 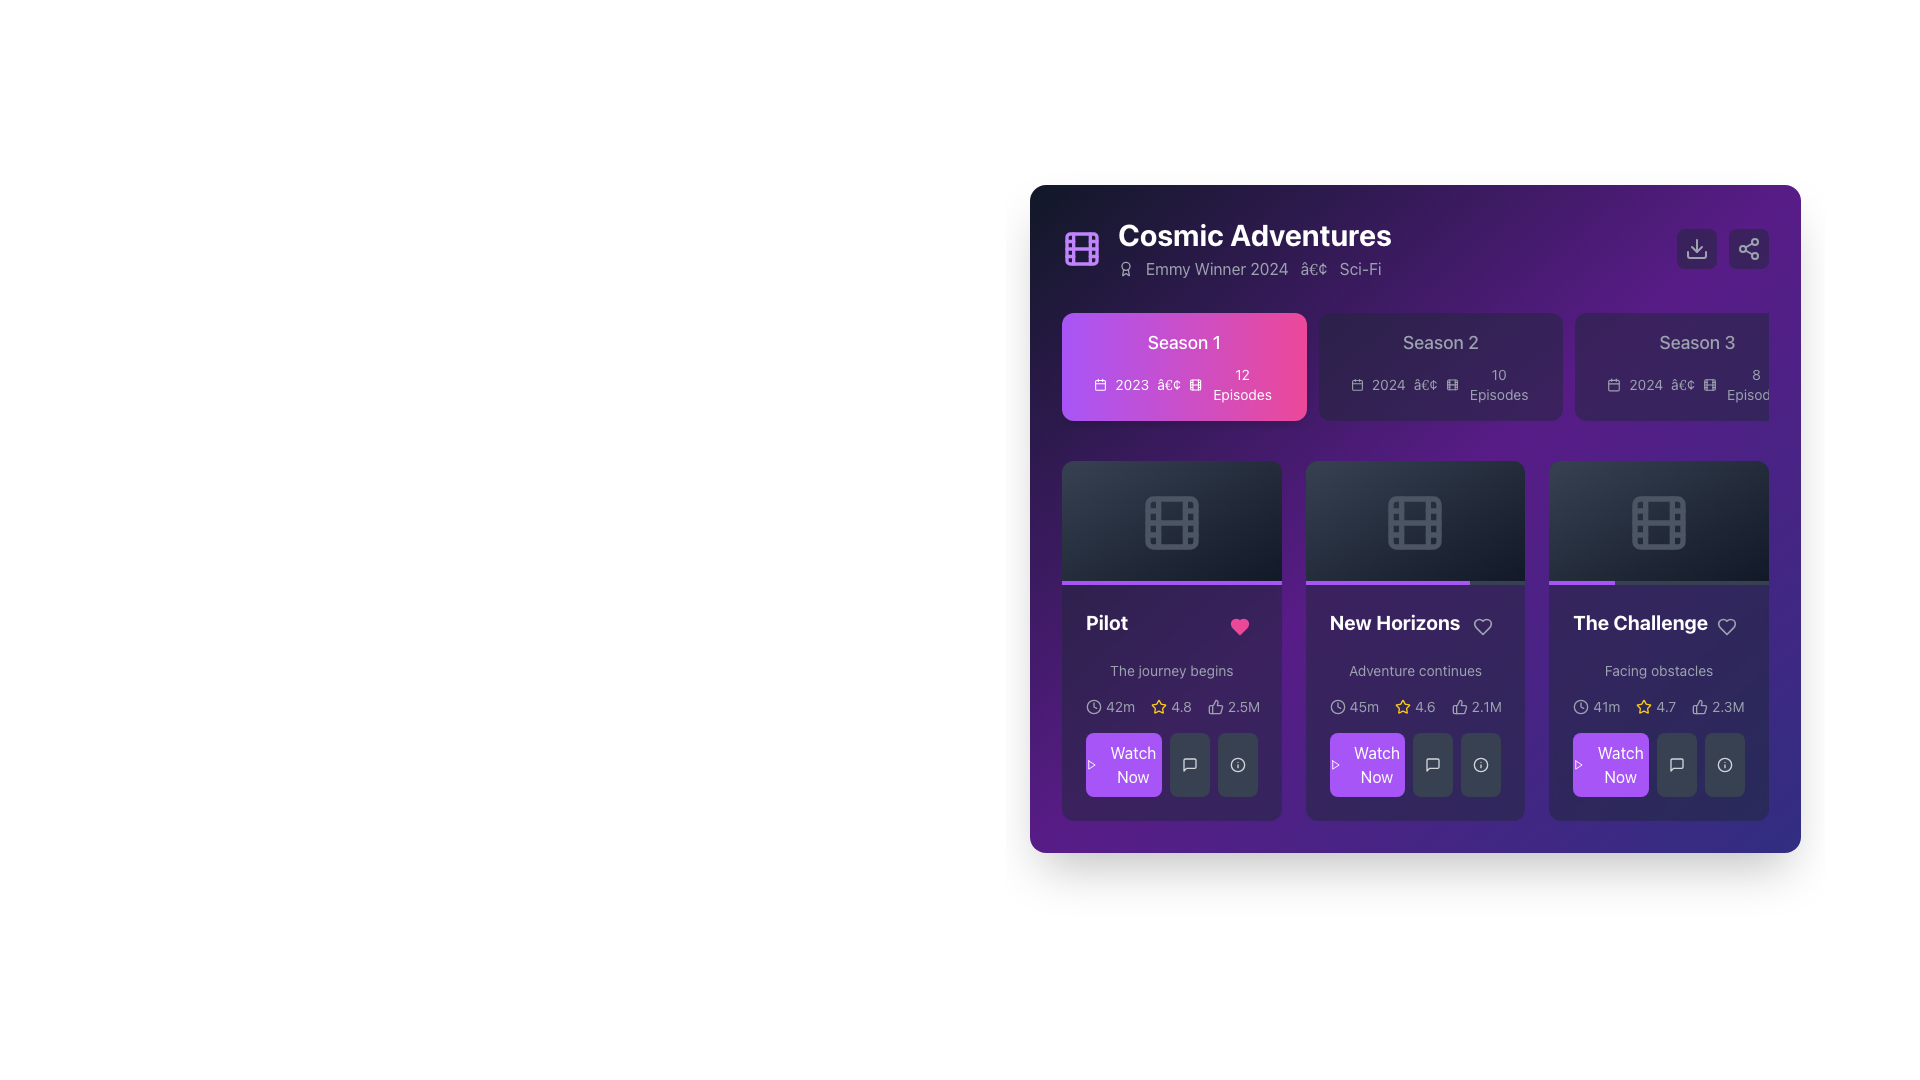 What do you see at coordinates (1099, 385) in the screenshot?
I see `the compact square calendar icon located to the left of the year '2023' in the 'Season 1' section` at bounding box center [1099, 385].